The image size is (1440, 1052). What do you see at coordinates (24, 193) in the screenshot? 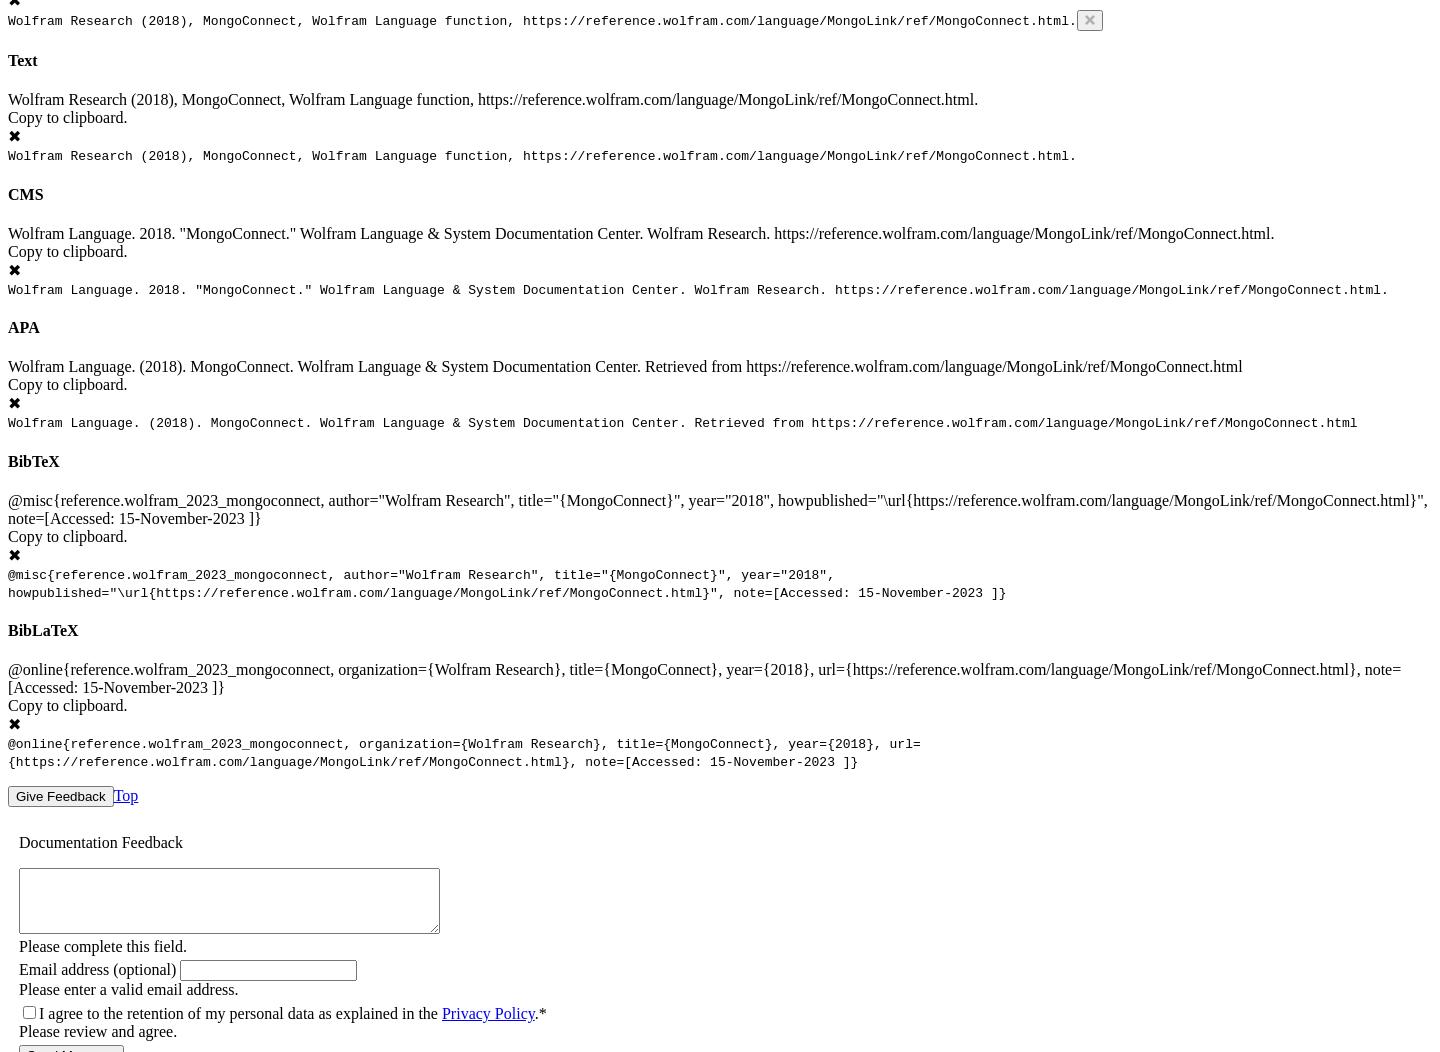
I see `'CMS'` at bounding box center [24, 193].